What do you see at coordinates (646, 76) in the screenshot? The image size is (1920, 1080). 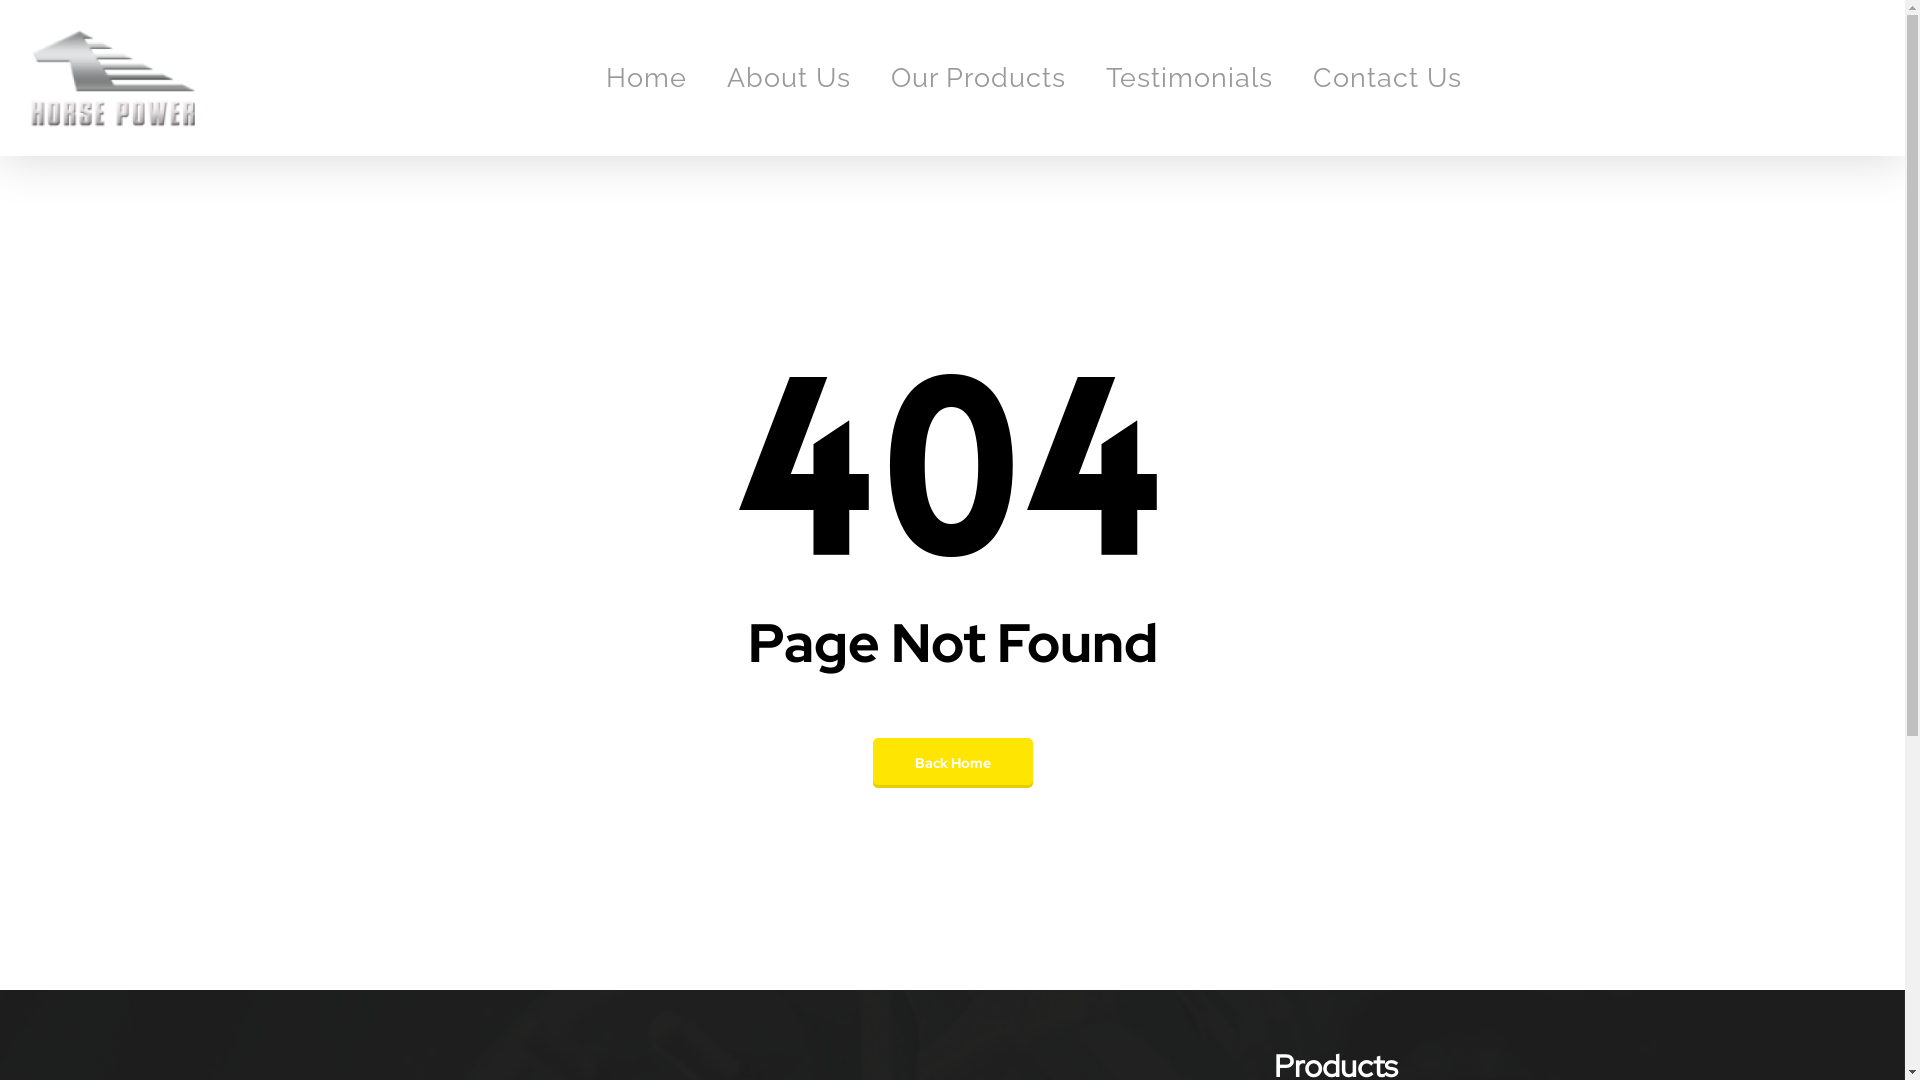 I see `'Home'` at bounding box center [646, 76].